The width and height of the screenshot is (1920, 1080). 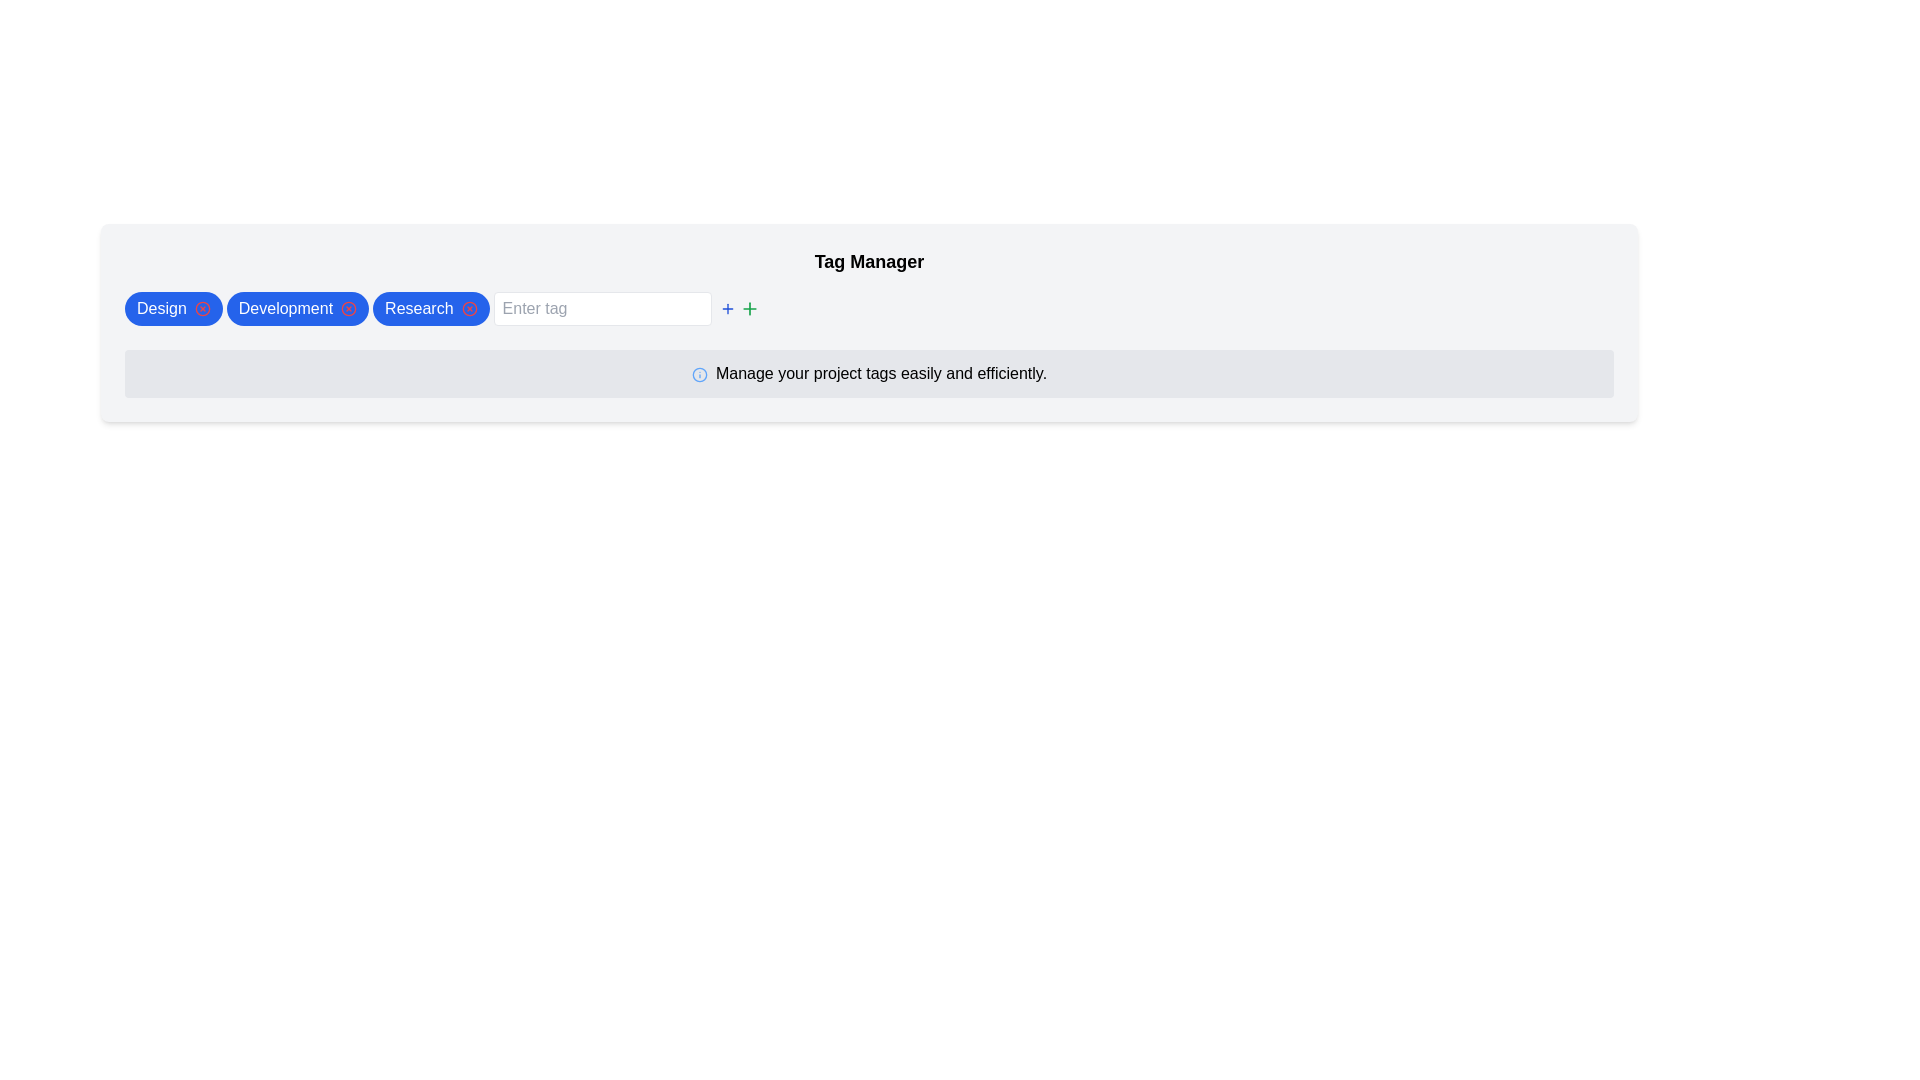 What do you see at coordinates (296, 308) in the screenshot?
I see `the 'Development' Tag button` at bounding box center [296, 308].